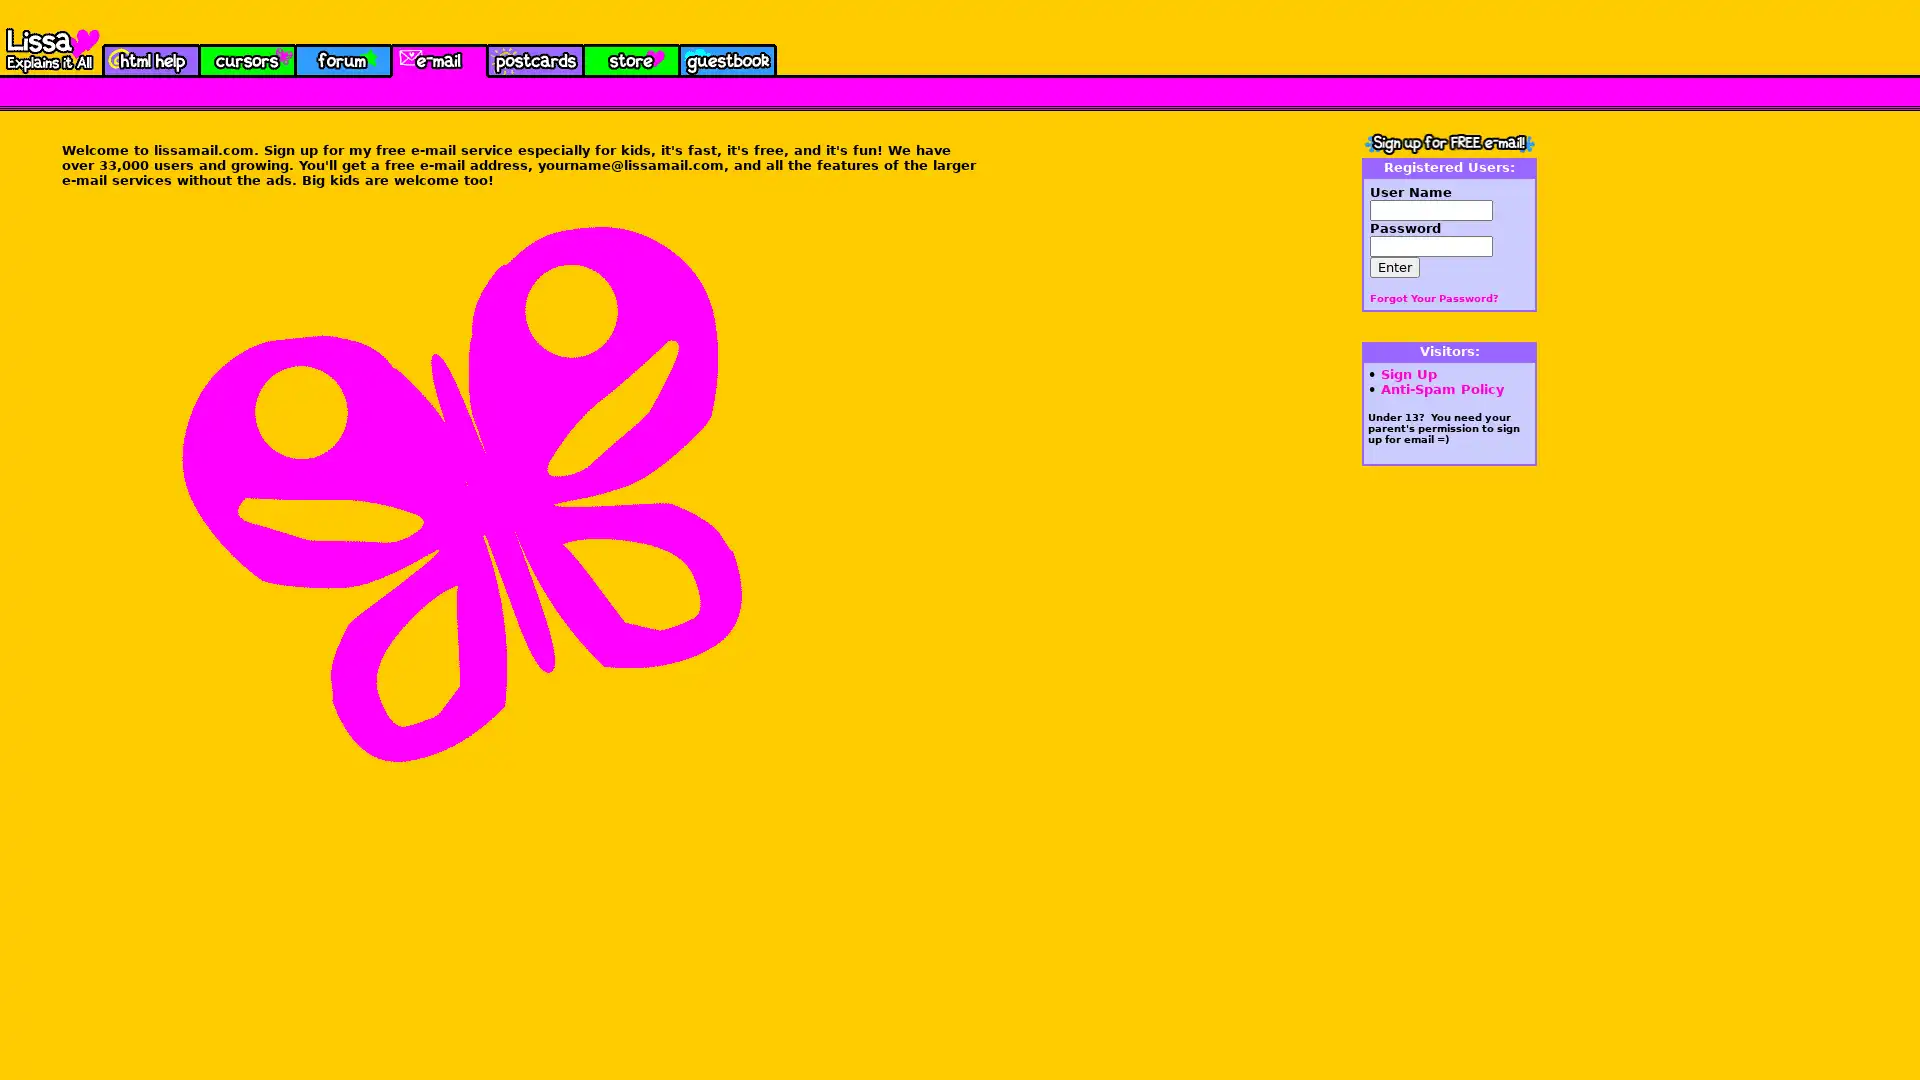  What do you see at coordinates (1394, 266) in the screenshot?
I see `Enter` at bounding box center [1394, 266].